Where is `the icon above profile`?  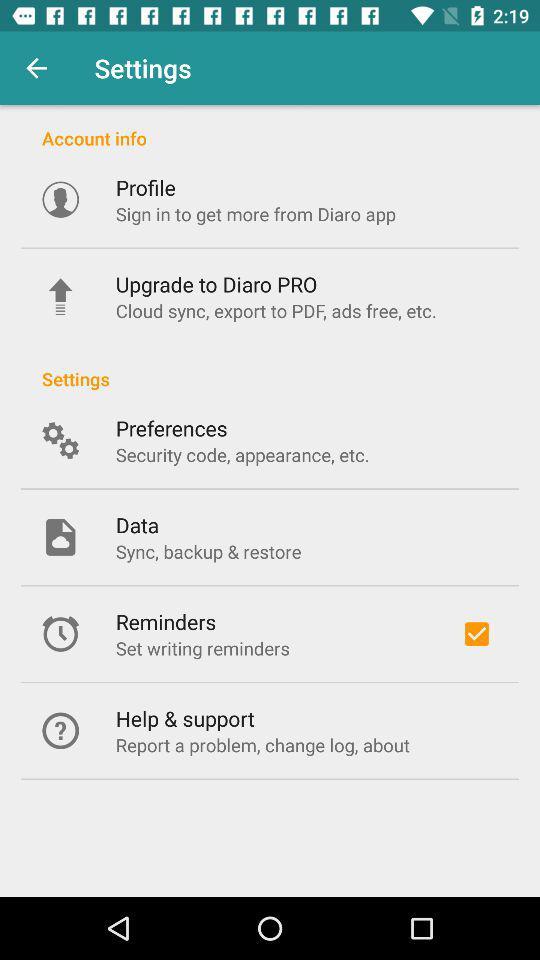 the icon above profile is located at coordinates (270, 126).